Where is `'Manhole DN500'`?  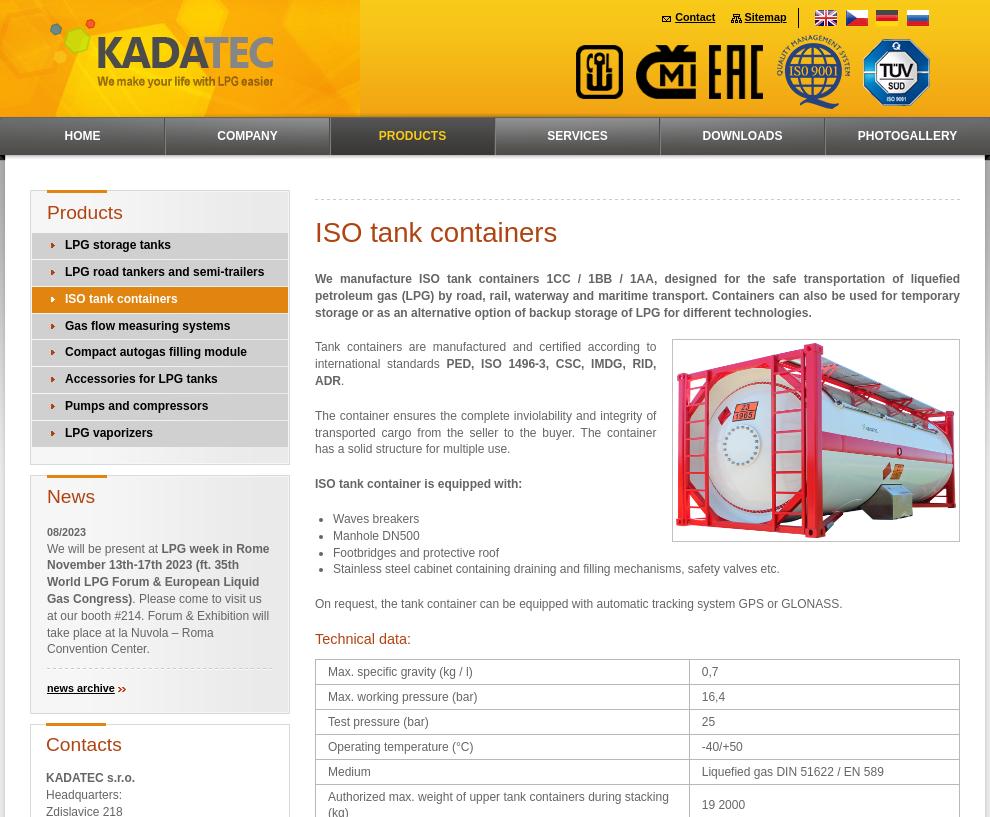
'Manhole DN500' is located at coordinates (376, 533).